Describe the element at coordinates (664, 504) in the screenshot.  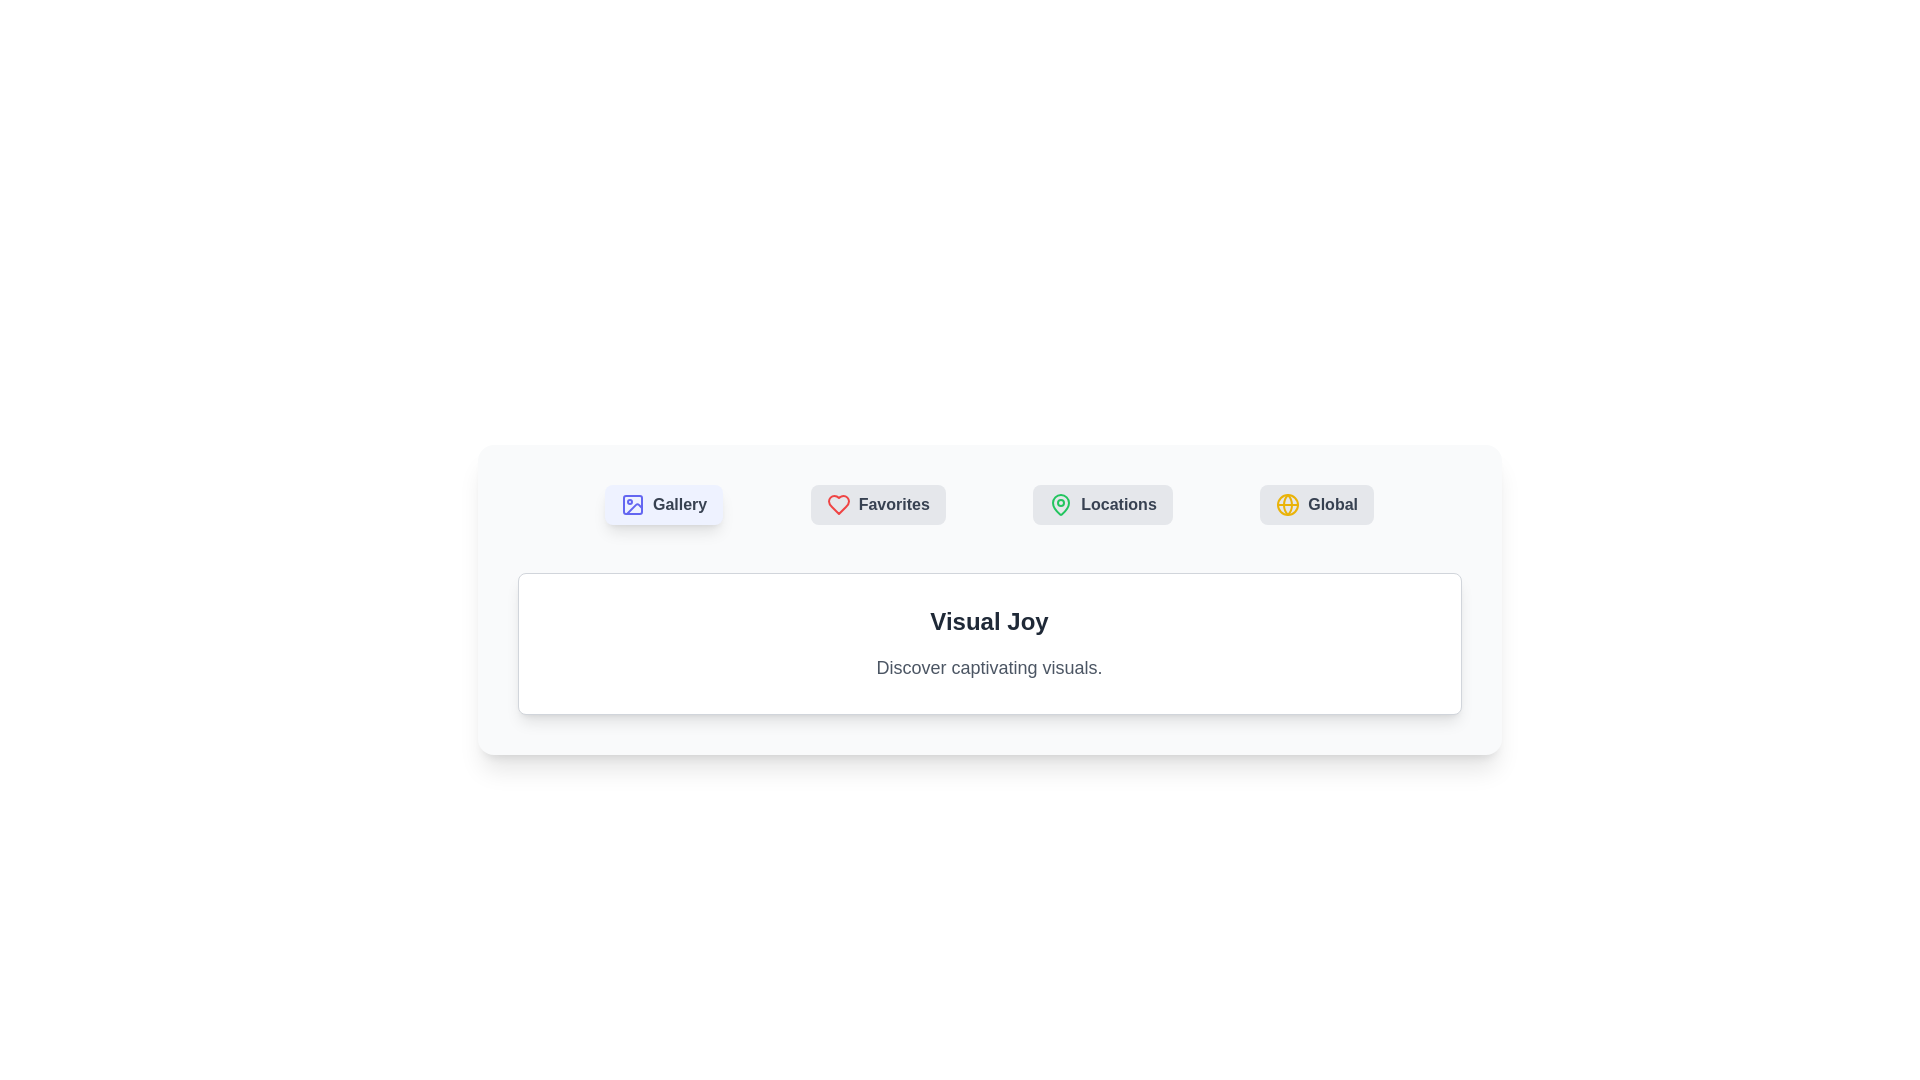
I see `the tab labeled Gallery to observe its hover effect` at that location.